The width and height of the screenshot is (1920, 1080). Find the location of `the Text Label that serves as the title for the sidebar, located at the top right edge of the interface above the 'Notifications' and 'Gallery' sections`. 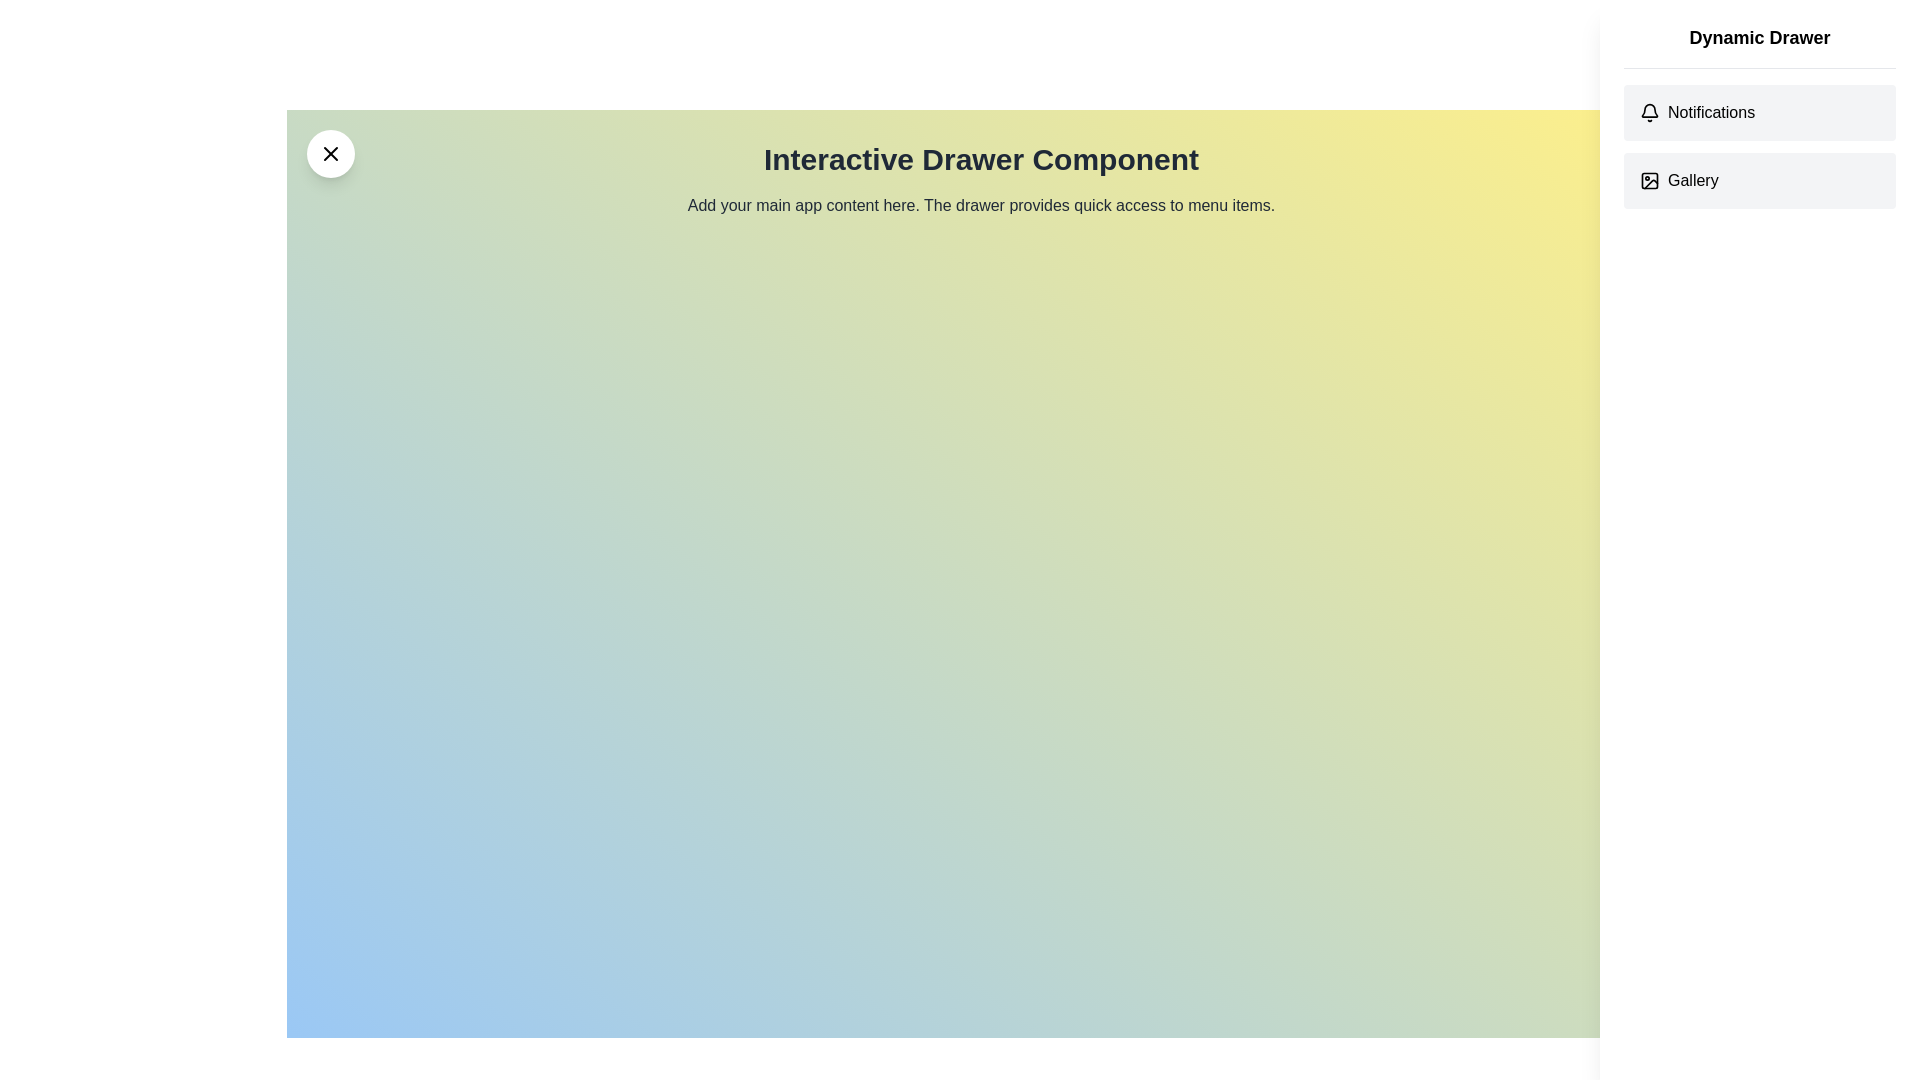

the Text Label that serves as the title for the sidebar, located at the top right edge of the interface above the 'Notifications' and 'Gallery' sections is located at coordinates (1760, 38).